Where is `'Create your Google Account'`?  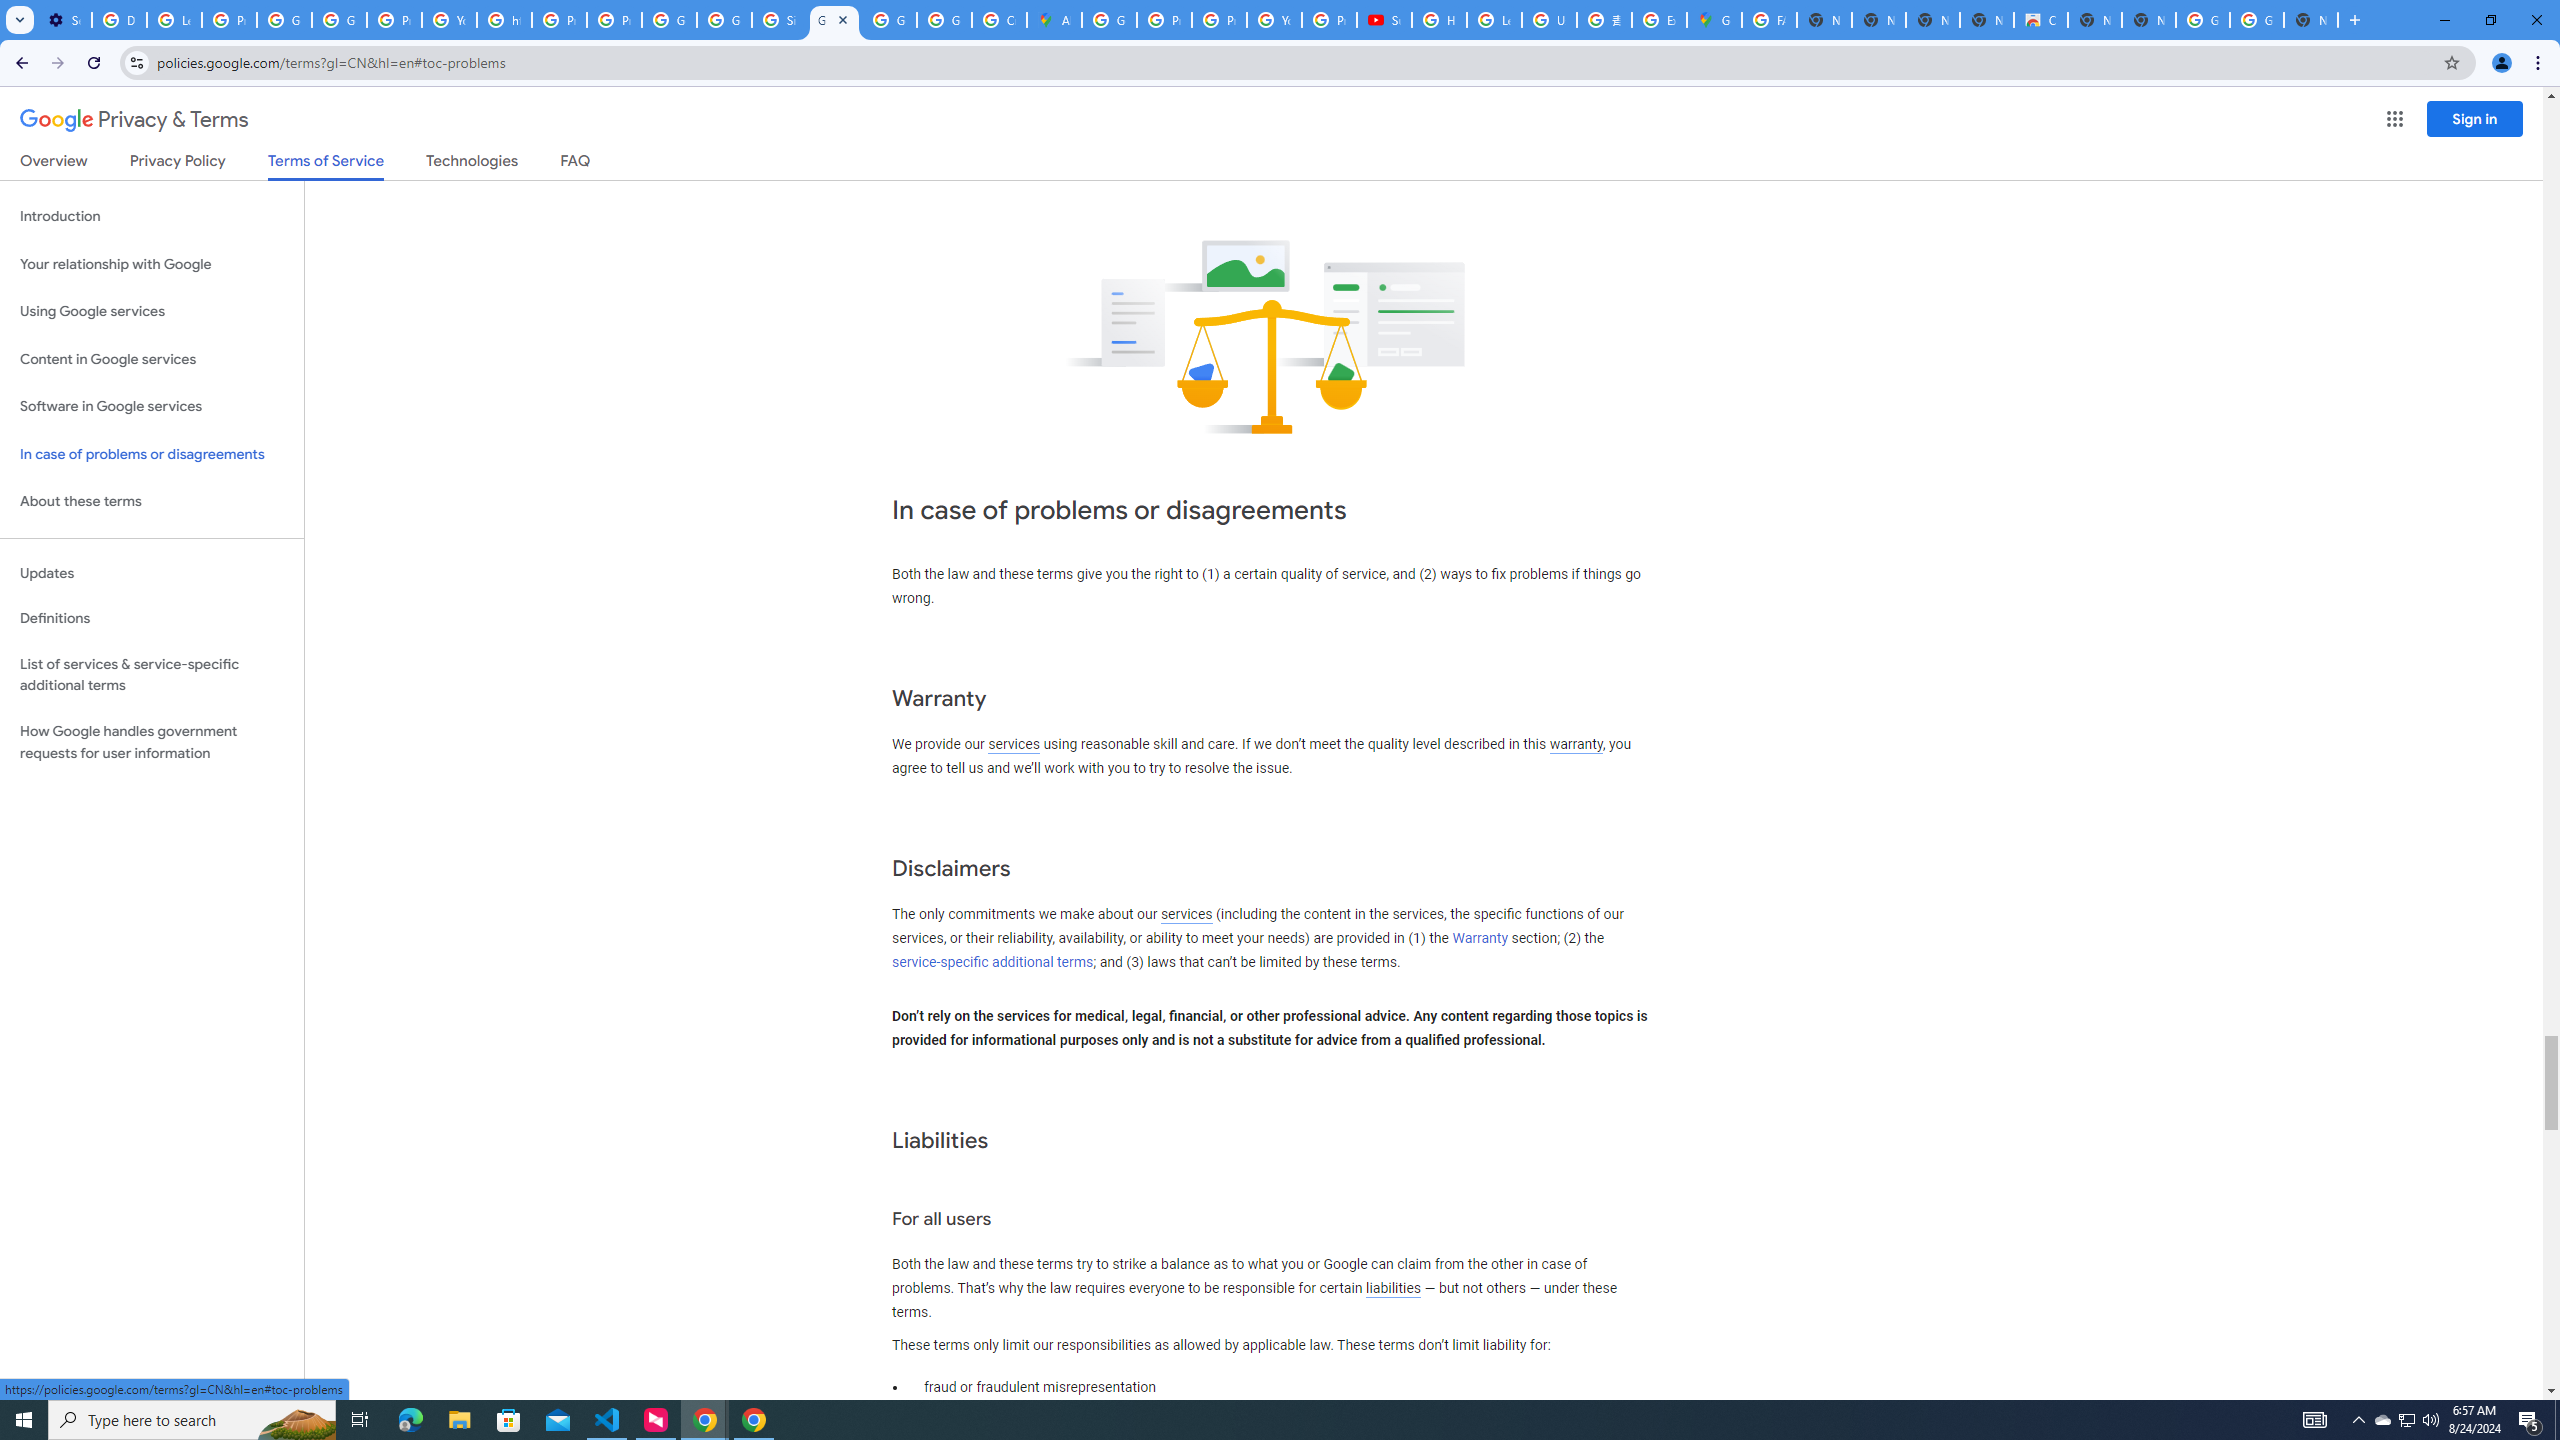
'Create your Google Account' is located at coordinates (998, 19).